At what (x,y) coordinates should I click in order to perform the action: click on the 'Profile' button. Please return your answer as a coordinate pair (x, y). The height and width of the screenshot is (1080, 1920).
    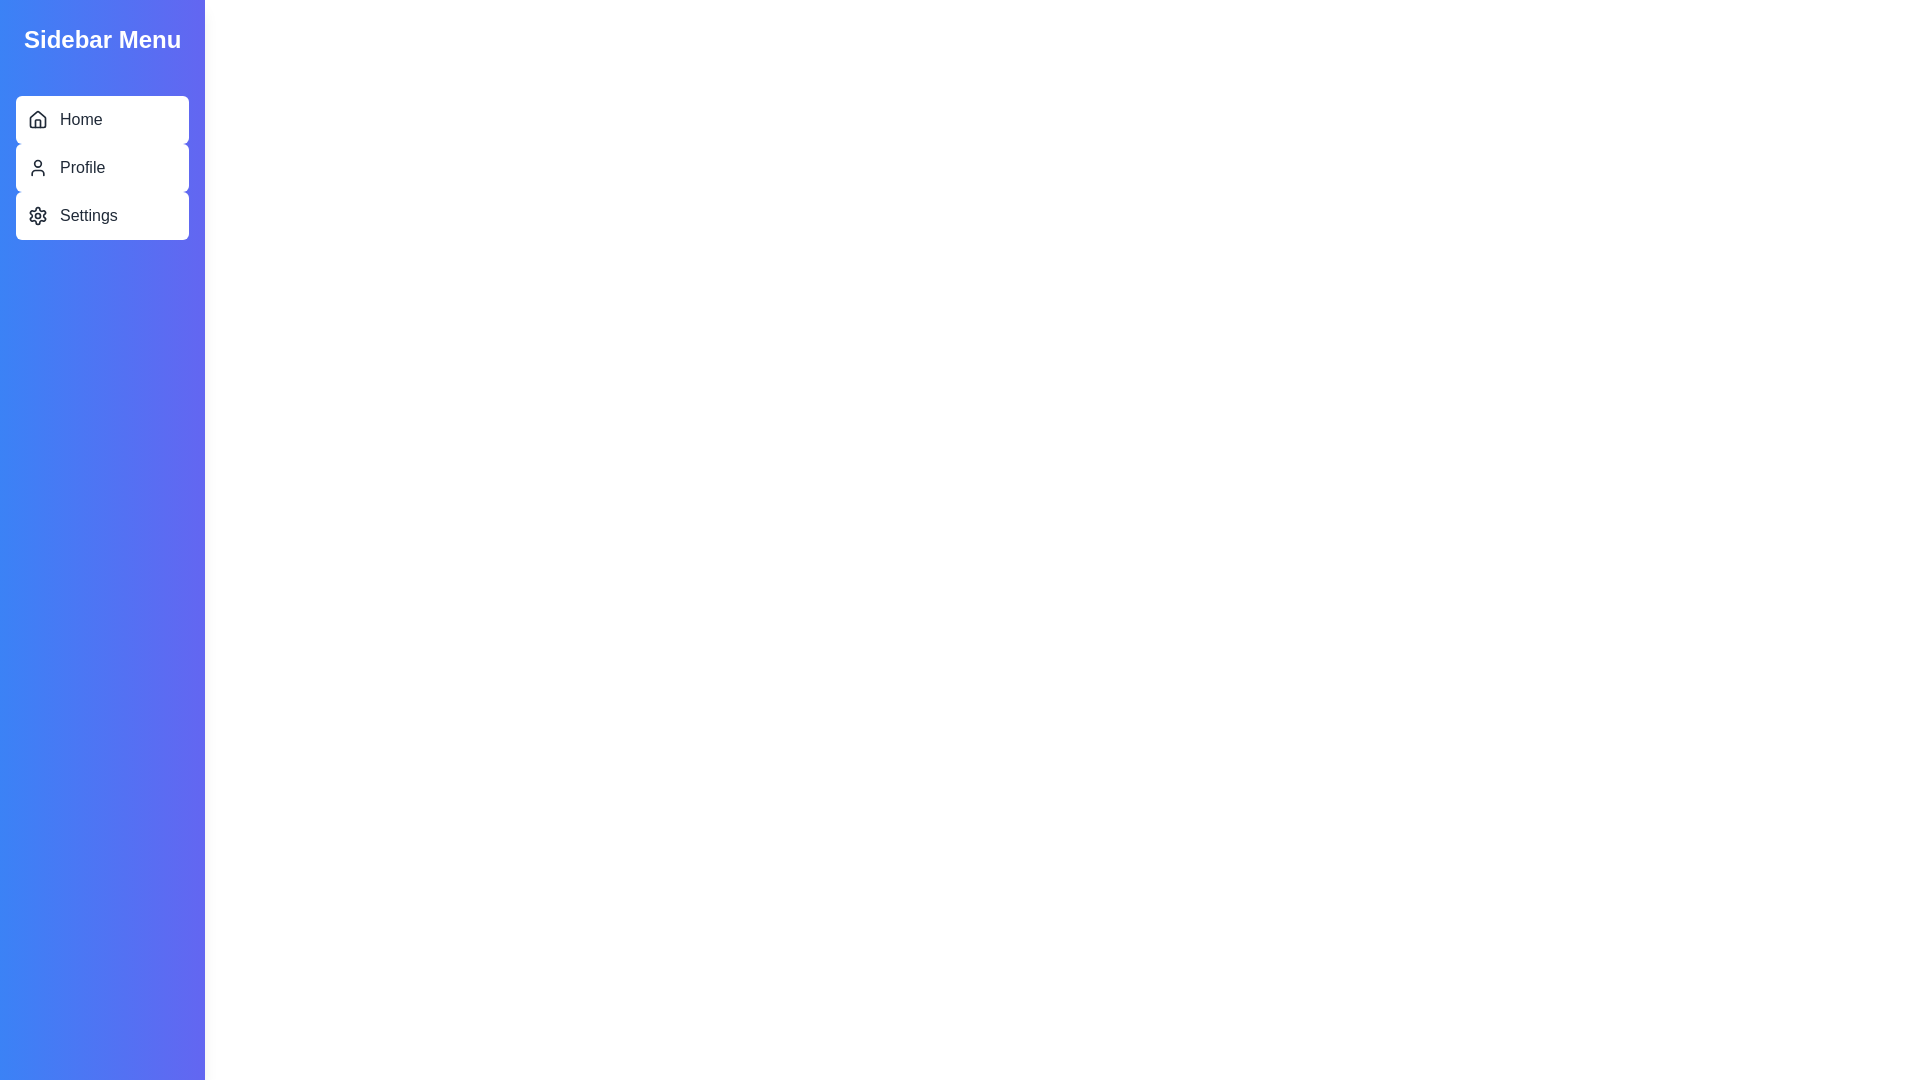
    Looking at the image, I should click on (101, 167).